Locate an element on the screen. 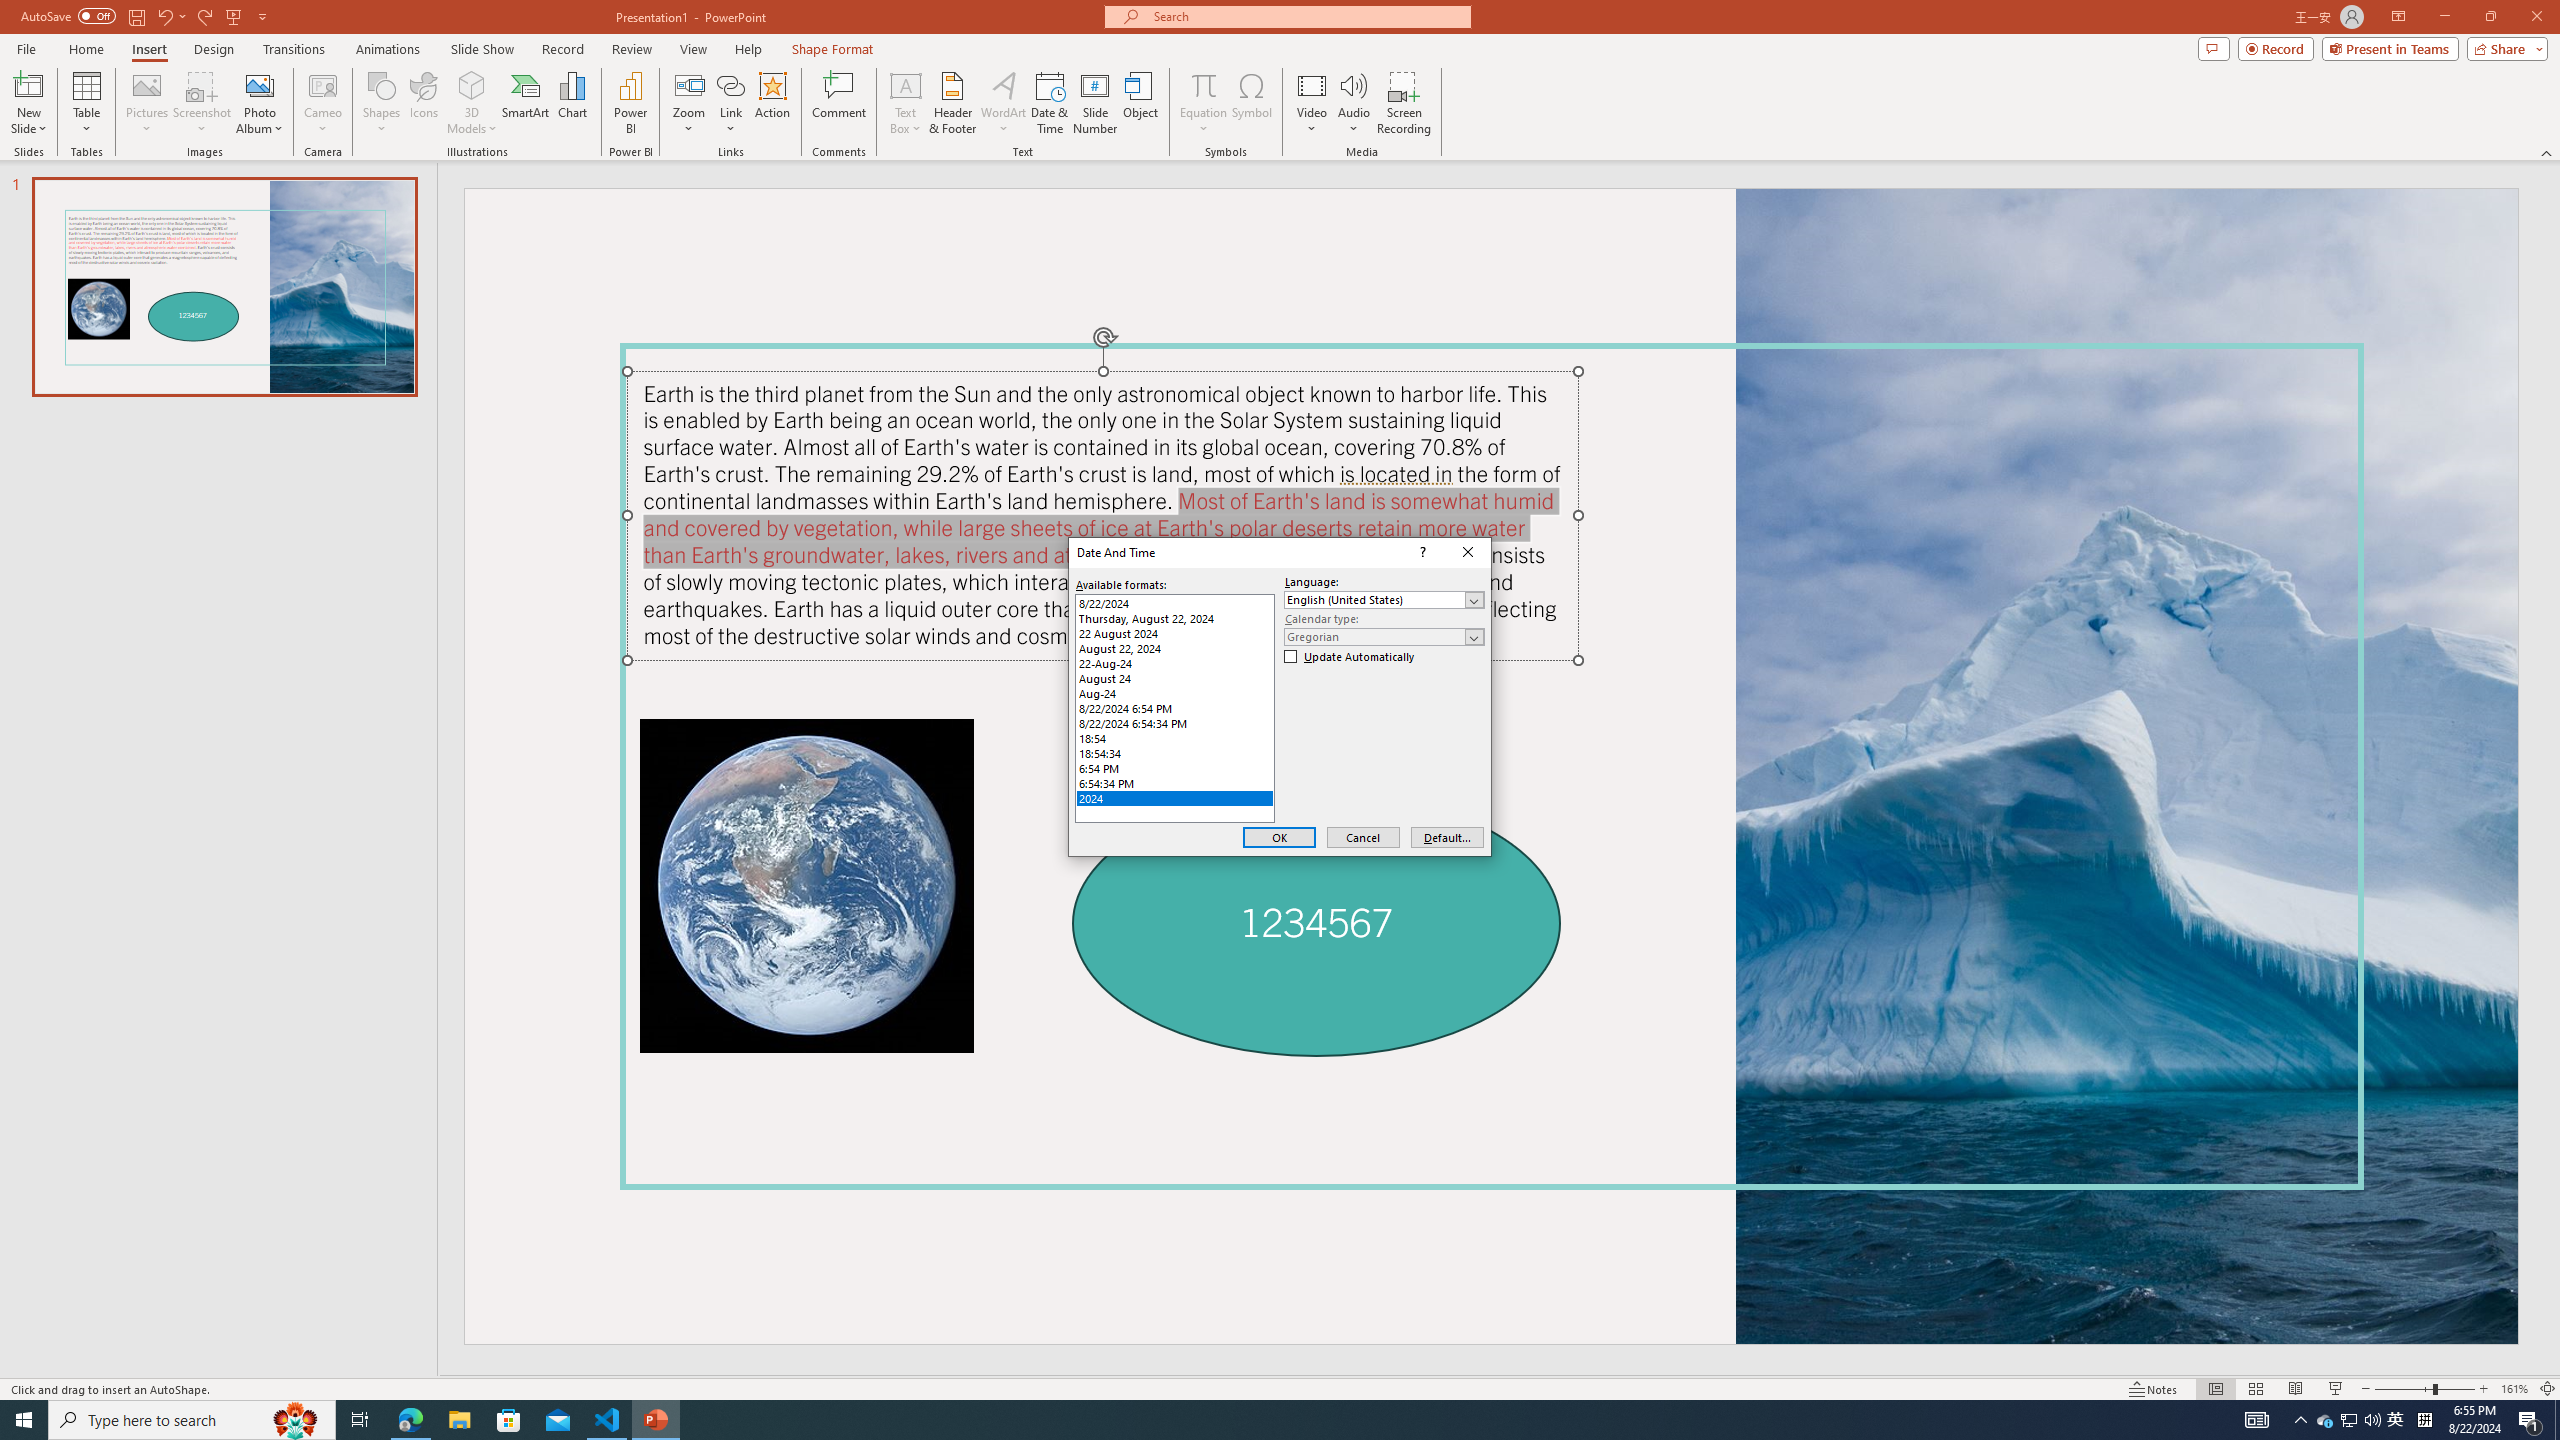 Image resolution: width=2560 pixels, height=1440 pixels. 'Aug-24' is located at coordinates (1174, 693).